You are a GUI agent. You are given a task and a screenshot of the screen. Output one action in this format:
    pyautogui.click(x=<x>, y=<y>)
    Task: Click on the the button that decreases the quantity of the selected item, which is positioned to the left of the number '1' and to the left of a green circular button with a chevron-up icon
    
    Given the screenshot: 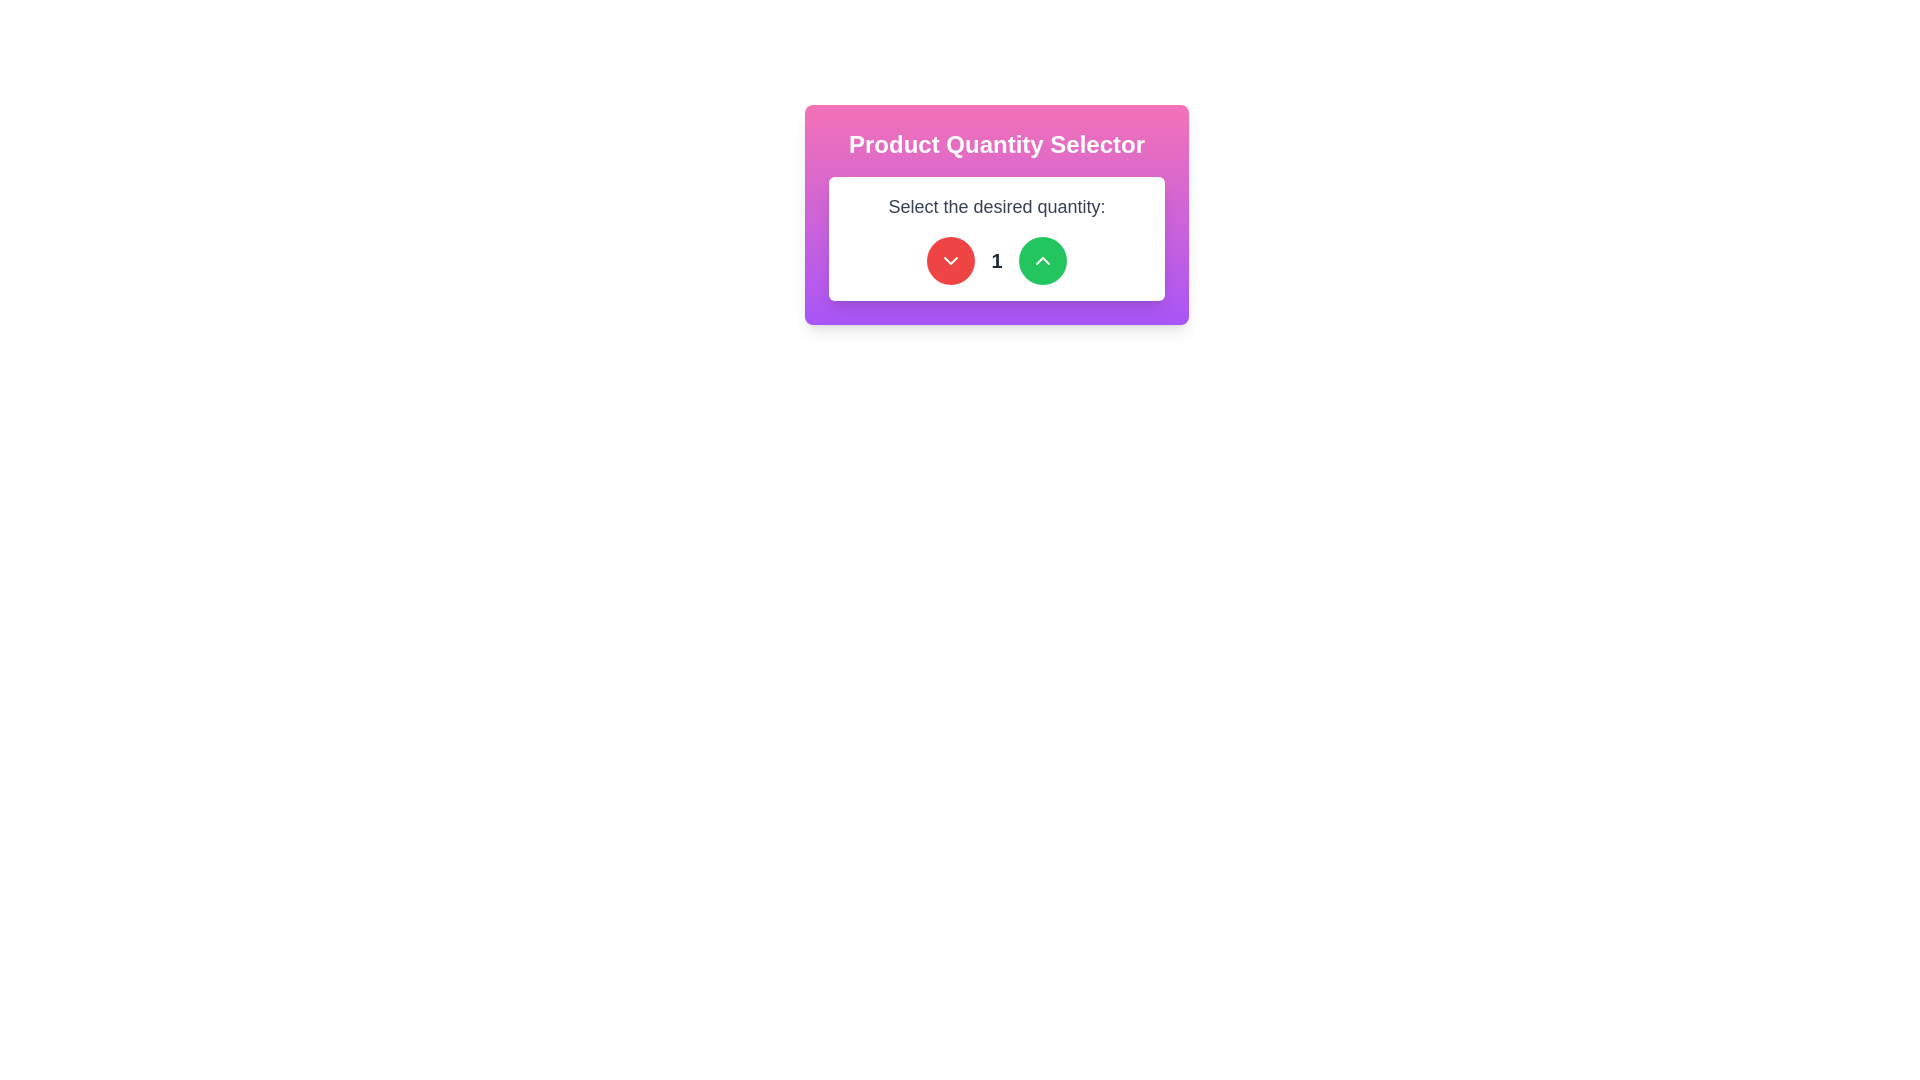 What is the action you would take?
    pyautogui.click(x=950, y=260)
    